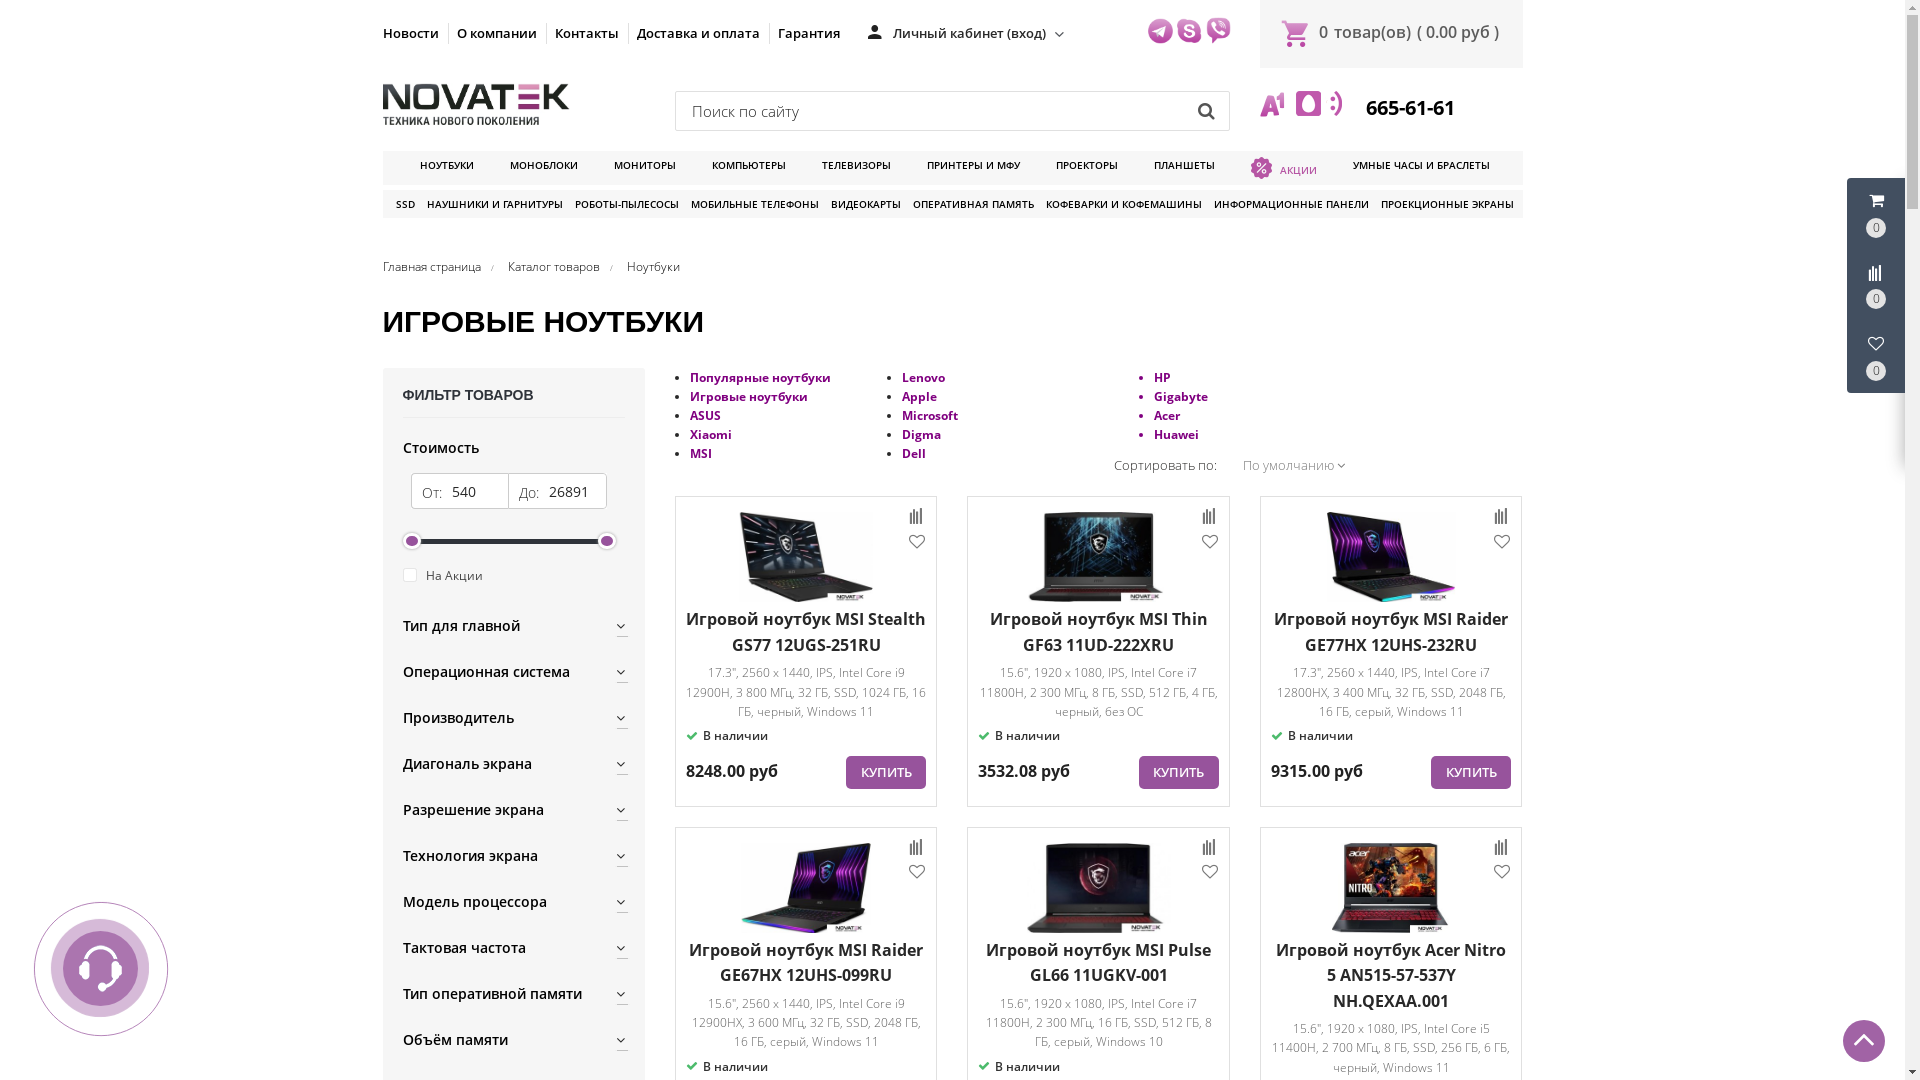 The image size is (1920, 1080). I want to click on 'MSI', so click(690, 453).